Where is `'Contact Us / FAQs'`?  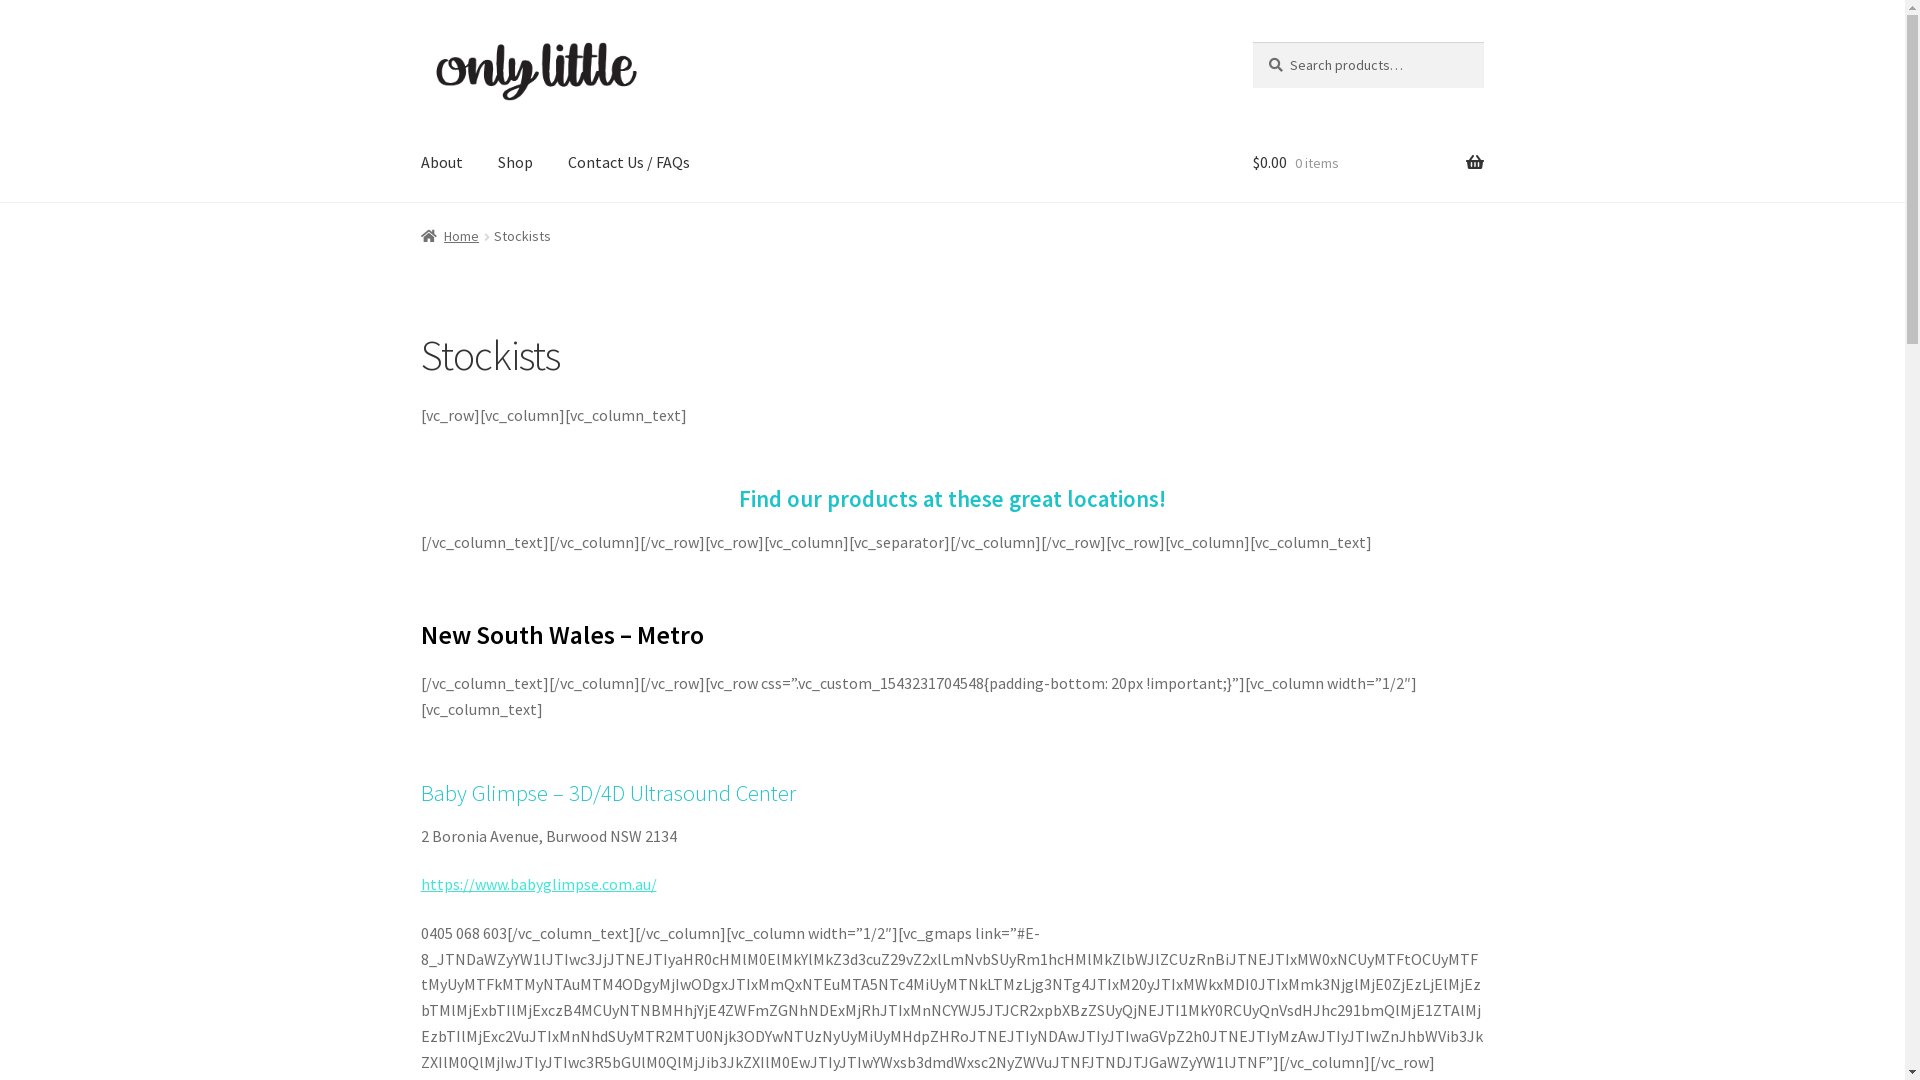
'Contact Us / FAQs' is located at coordinates (627, 161).